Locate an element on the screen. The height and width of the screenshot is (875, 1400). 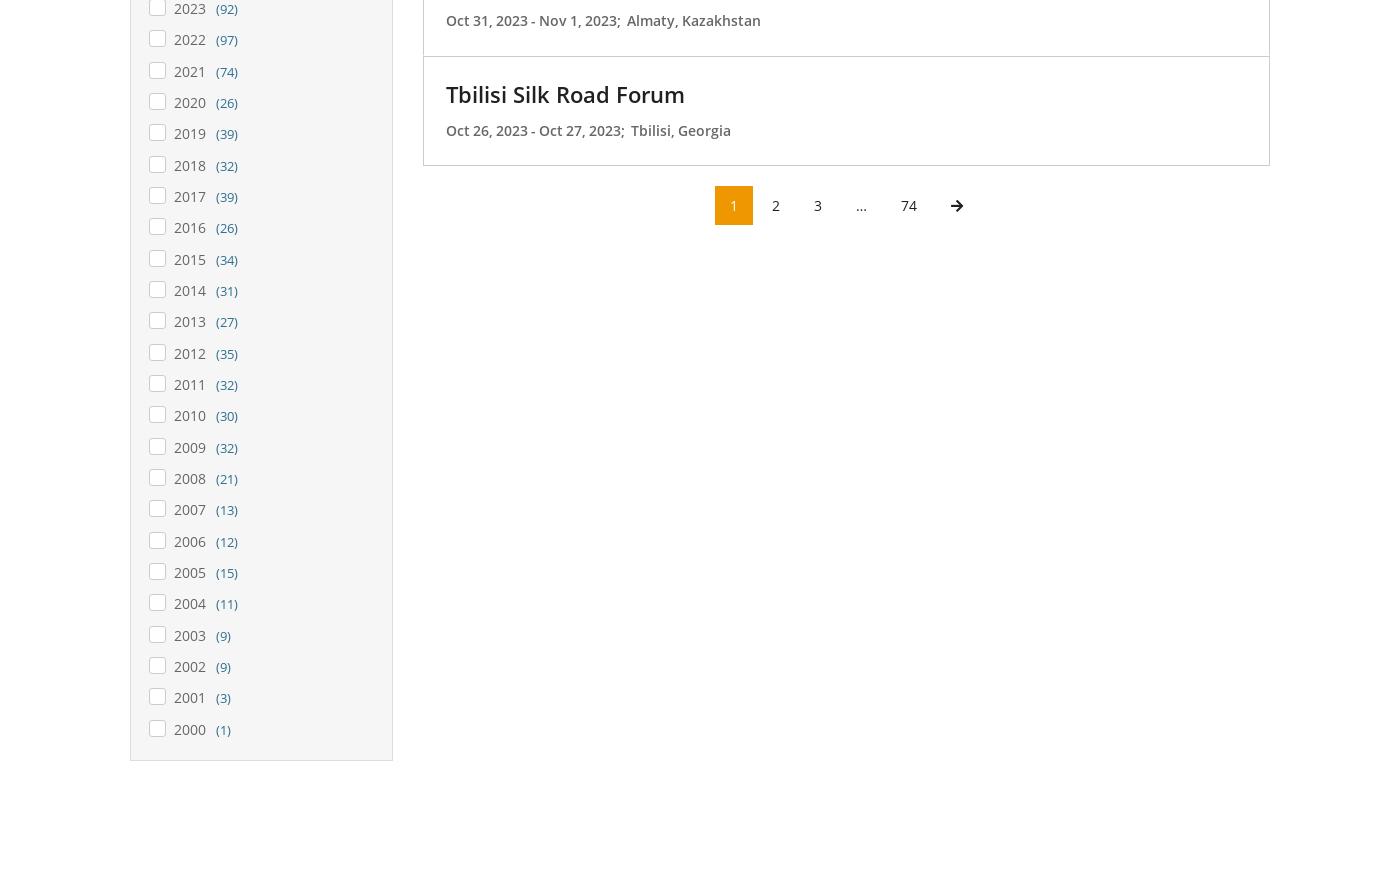
'74' is located at coordinates (908, 205).